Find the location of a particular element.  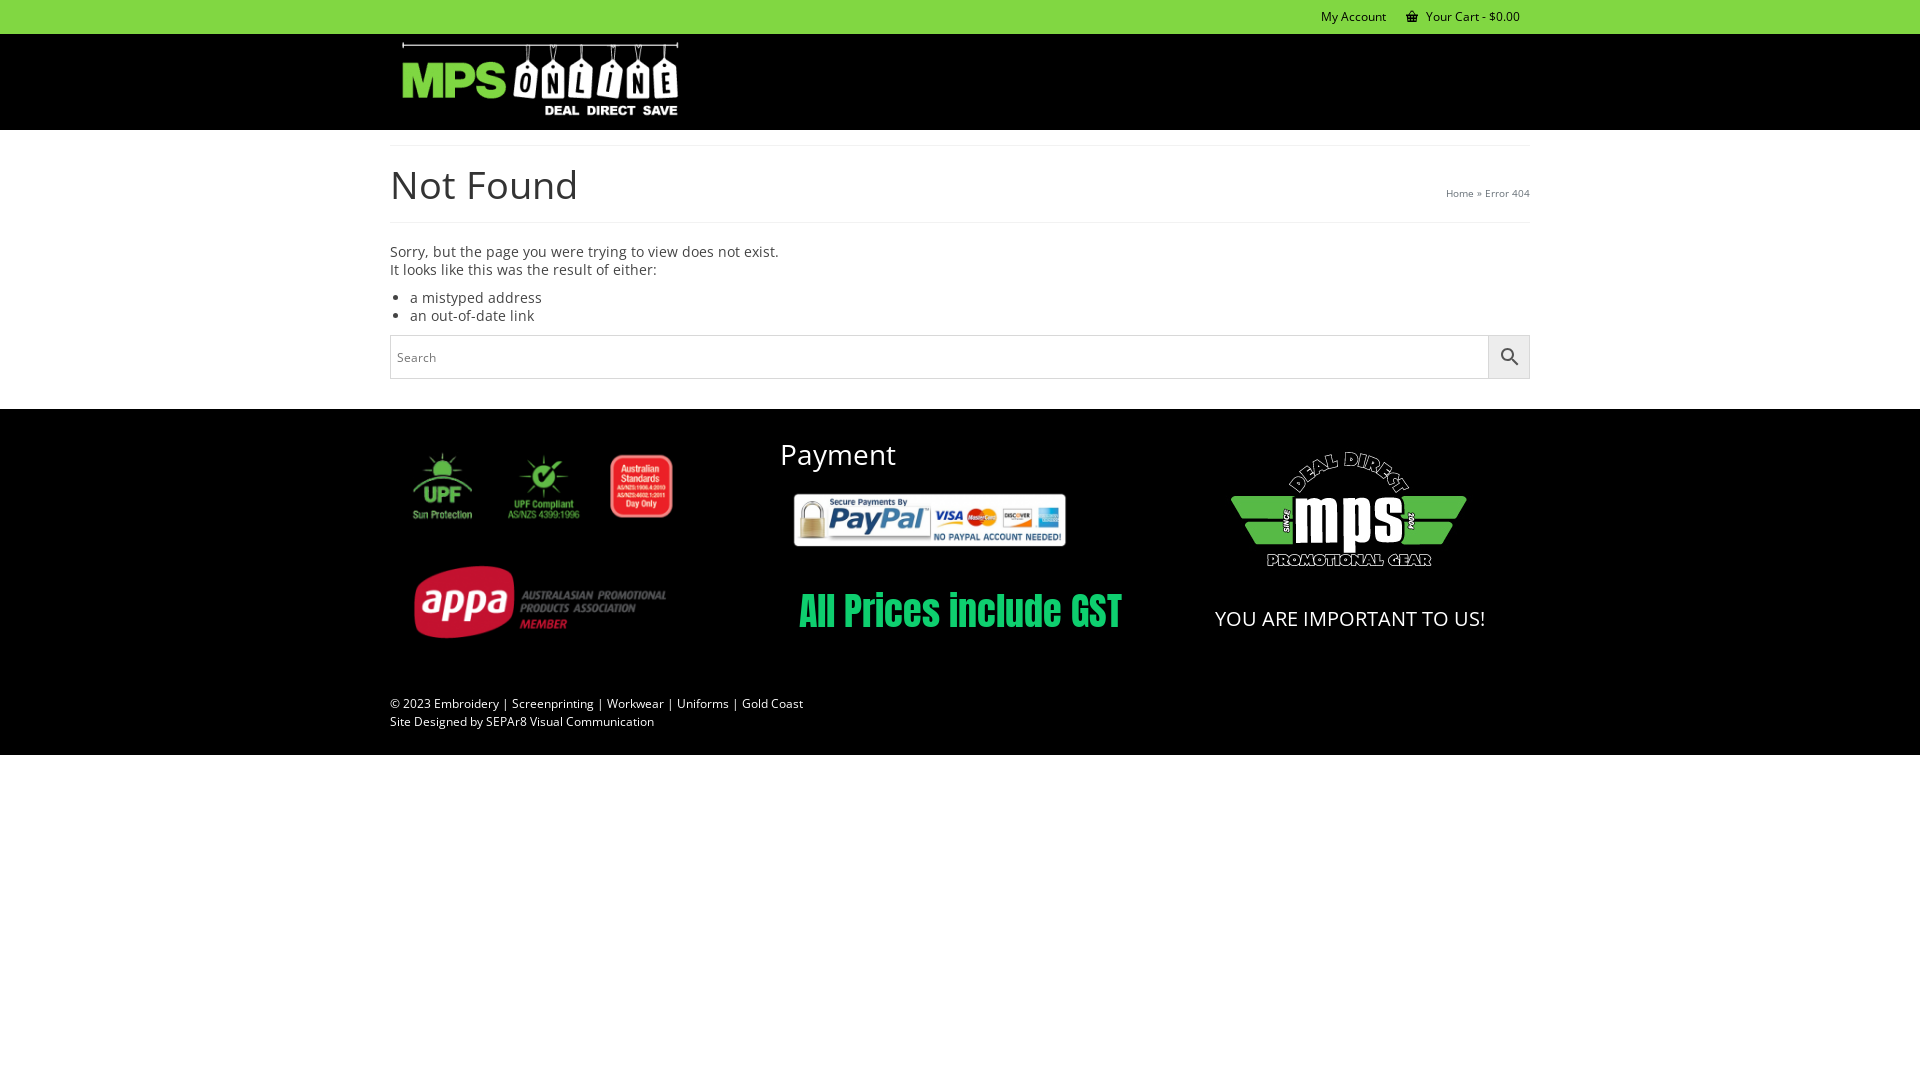

'Your Cart - $0.00' is located at coordinates (1463, 16).